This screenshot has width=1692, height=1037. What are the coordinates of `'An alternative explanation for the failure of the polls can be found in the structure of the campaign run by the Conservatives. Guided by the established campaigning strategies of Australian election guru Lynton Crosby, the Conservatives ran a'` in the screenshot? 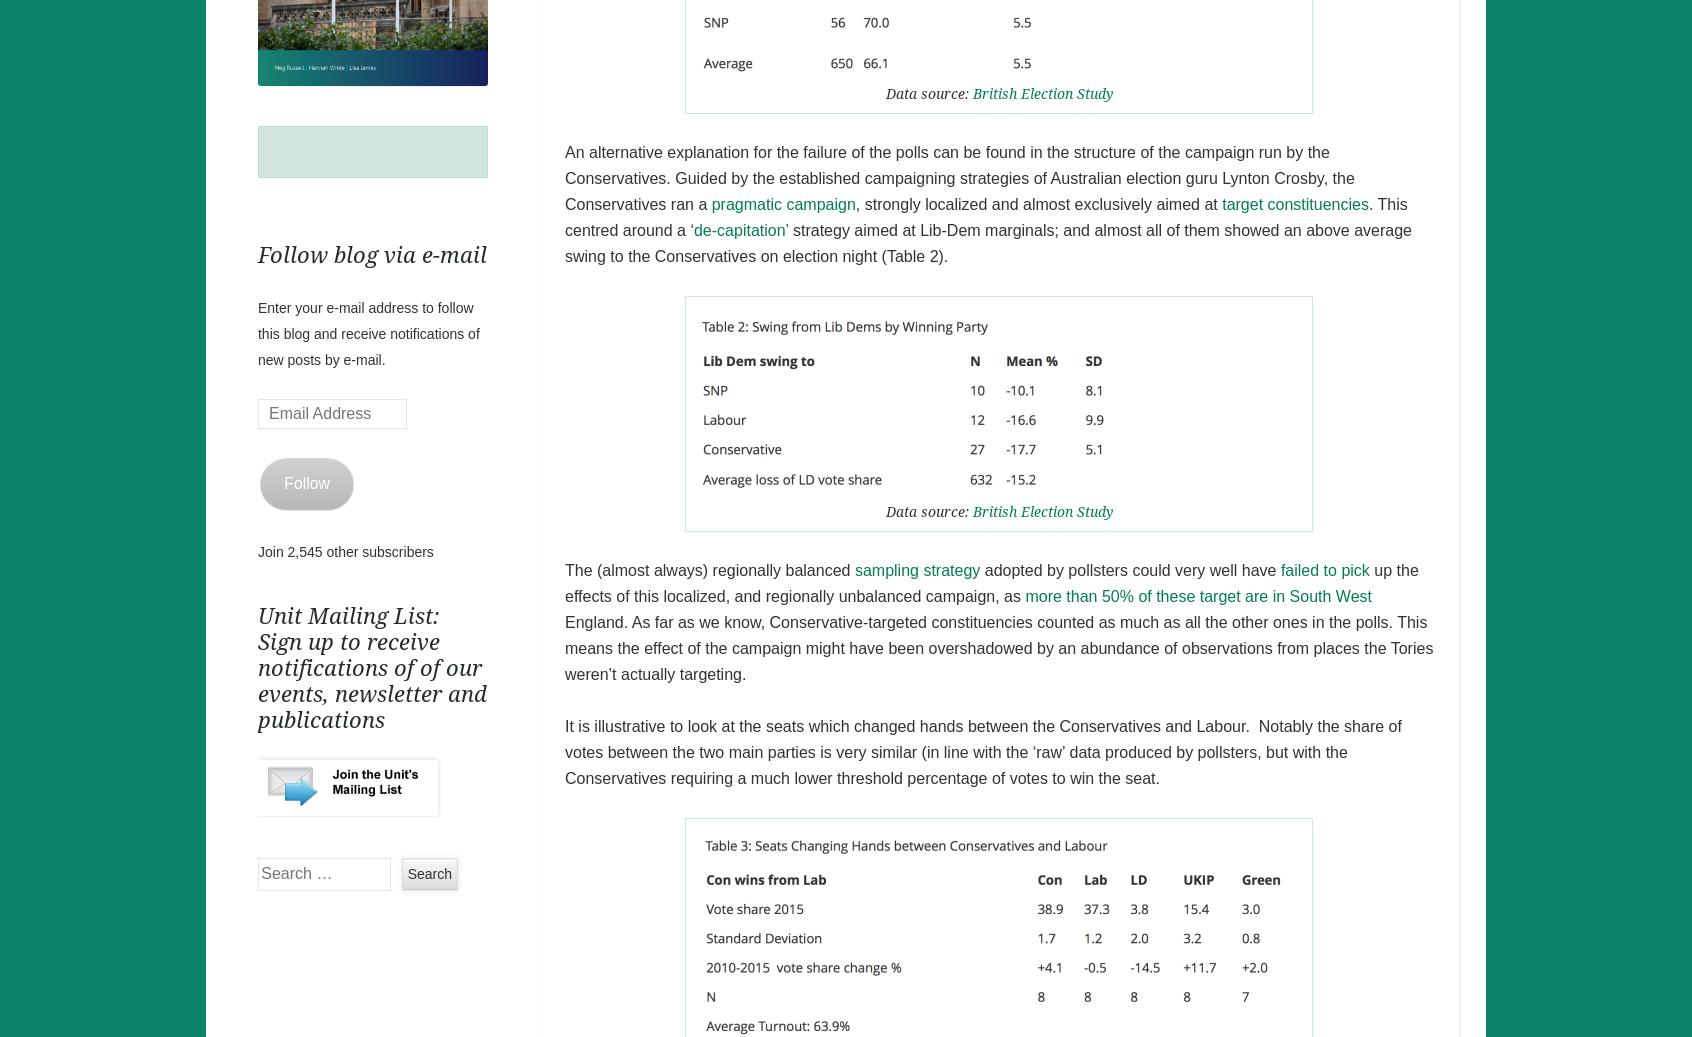 It's located at (959, 176).